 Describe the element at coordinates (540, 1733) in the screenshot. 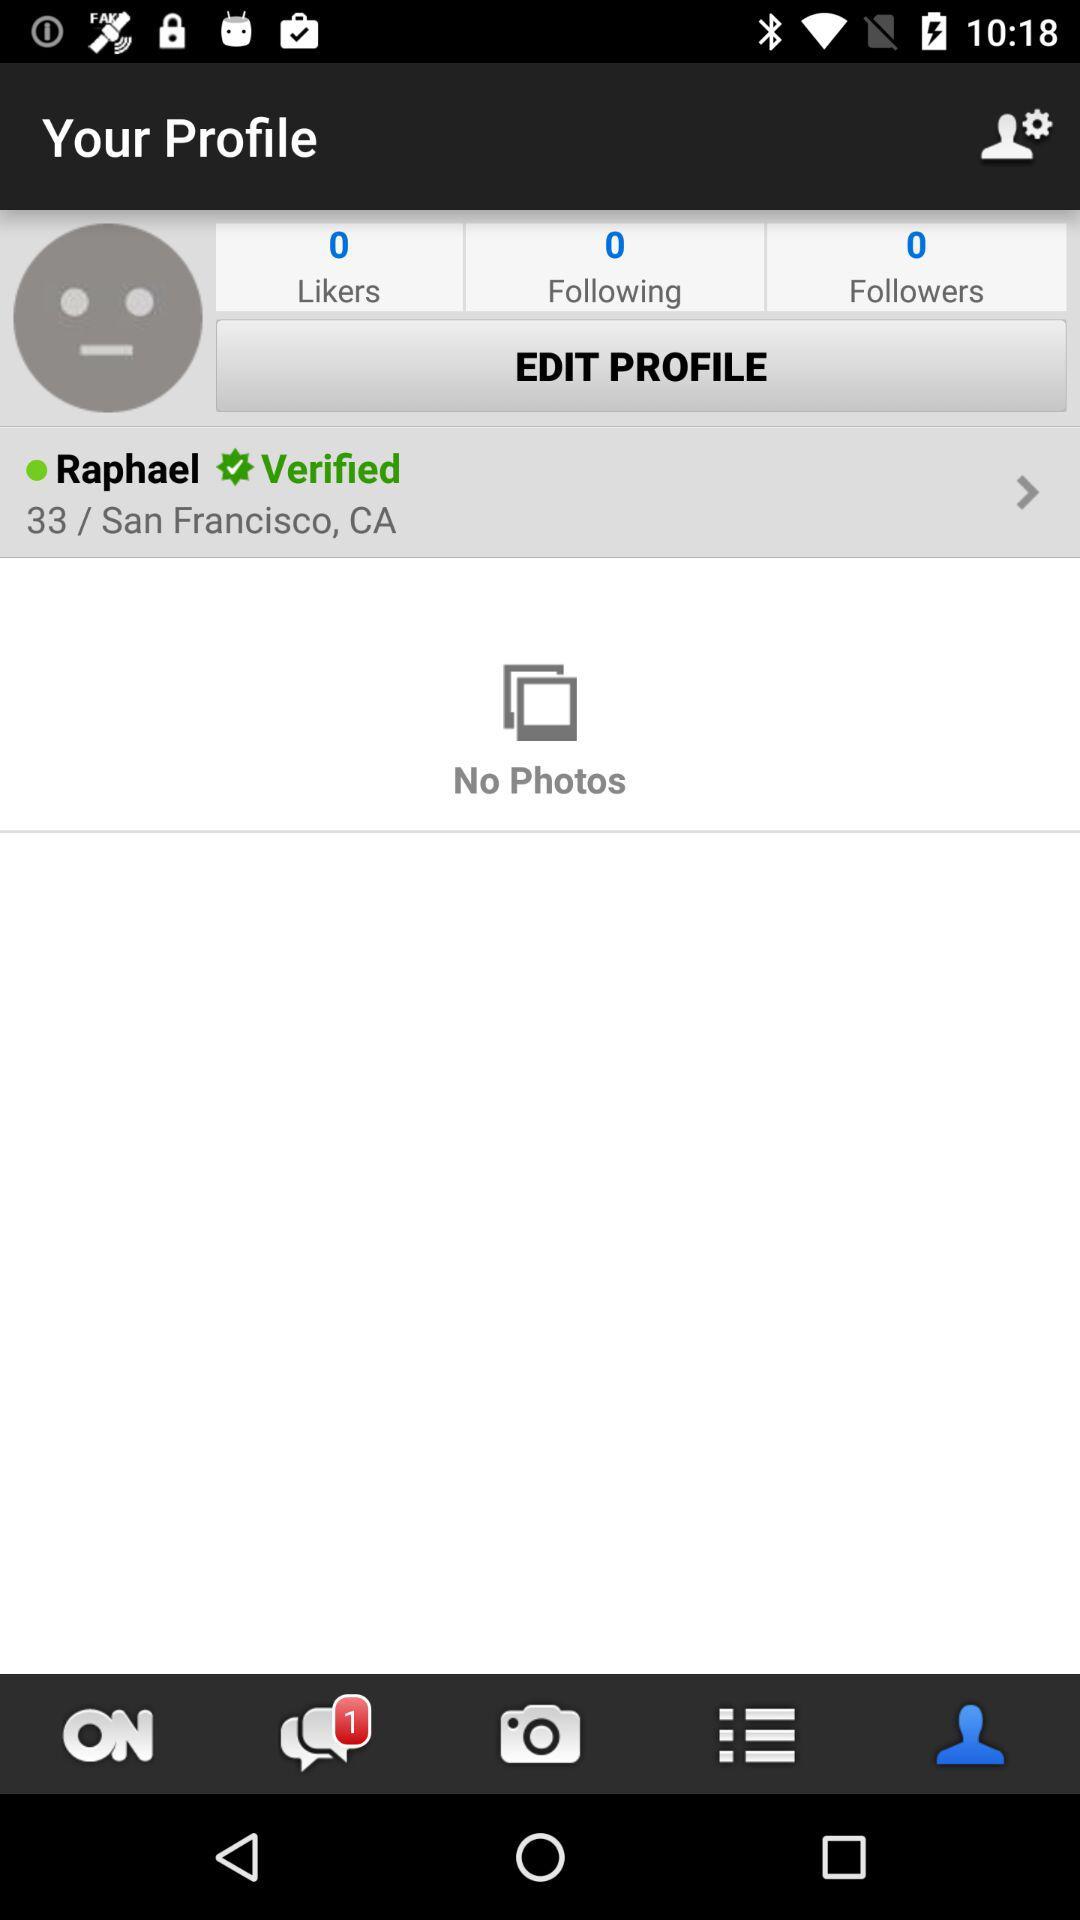

I see `take a picture` at that location.